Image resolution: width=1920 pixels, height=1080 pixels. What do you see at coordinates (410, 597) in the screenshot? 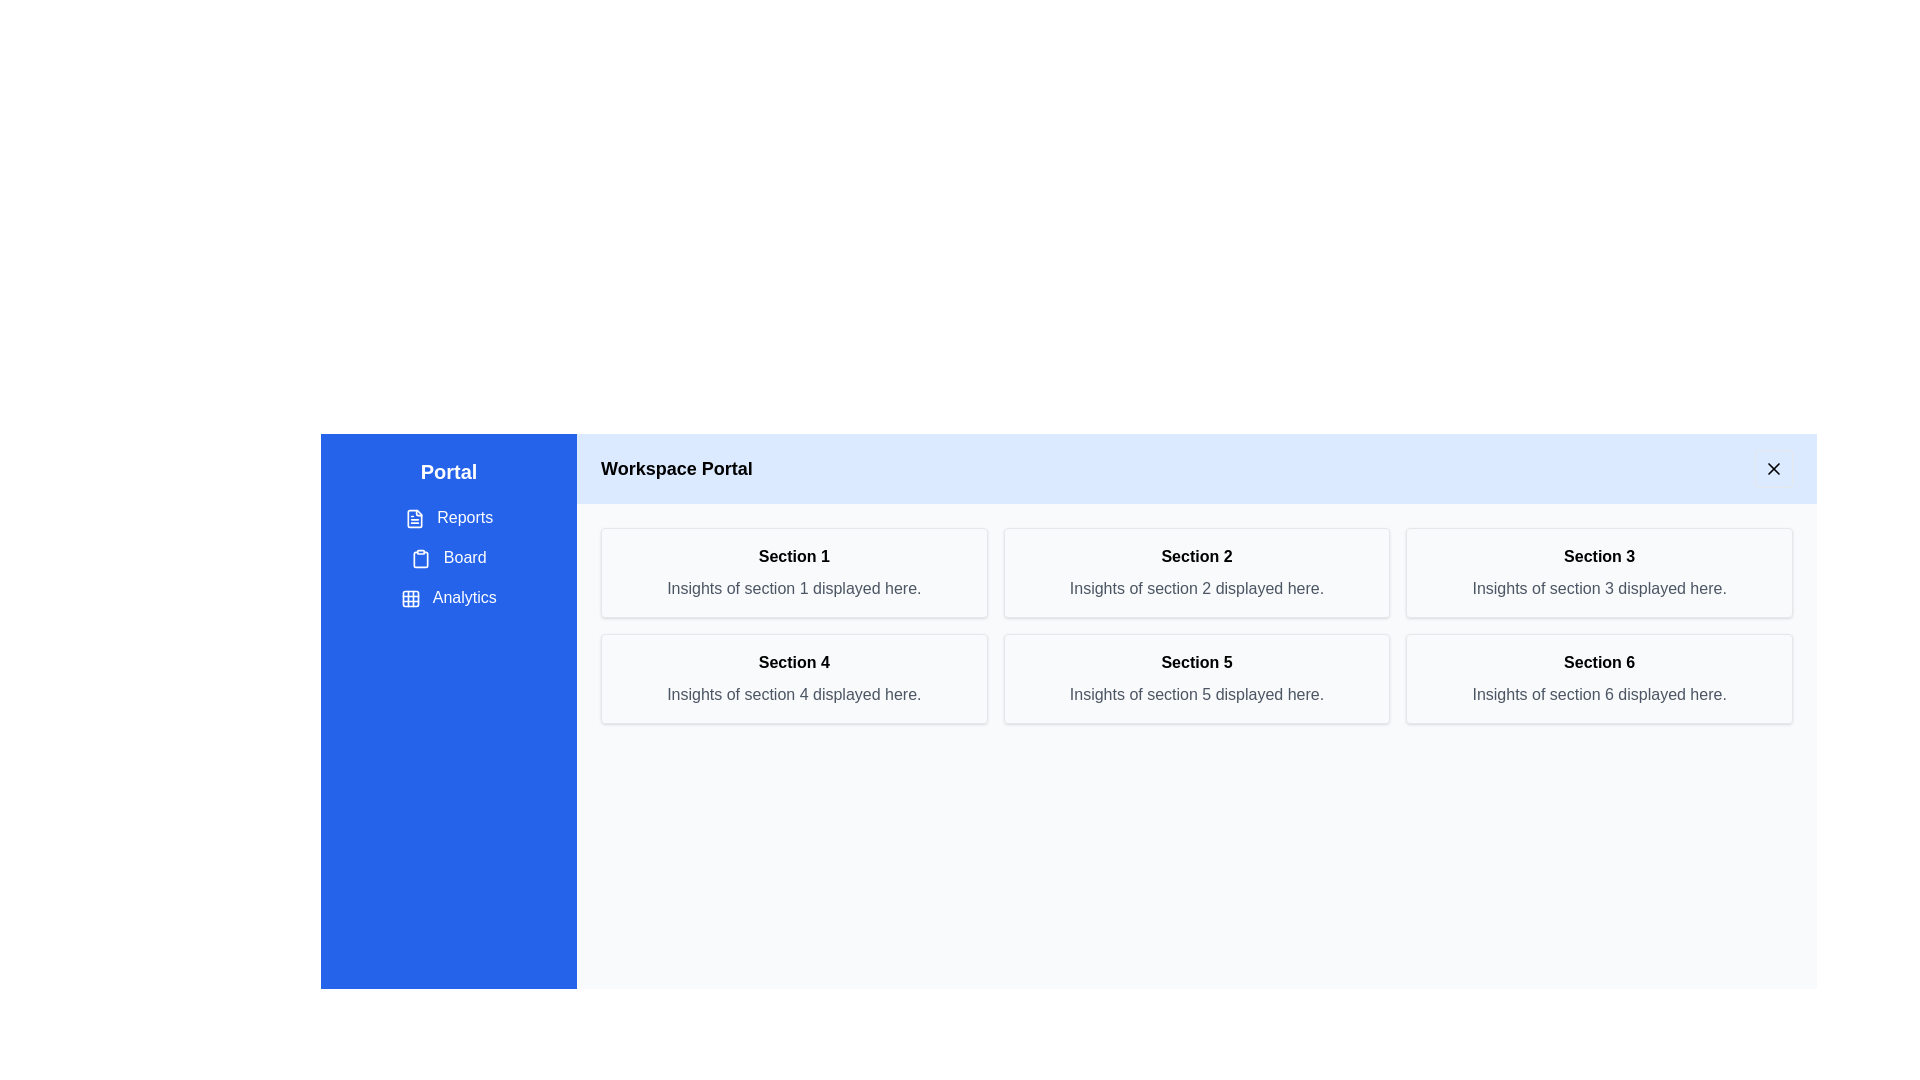
I see `the button representing the Analytics section in the blue left sidebar, located next` at bounding box center [410, 597].